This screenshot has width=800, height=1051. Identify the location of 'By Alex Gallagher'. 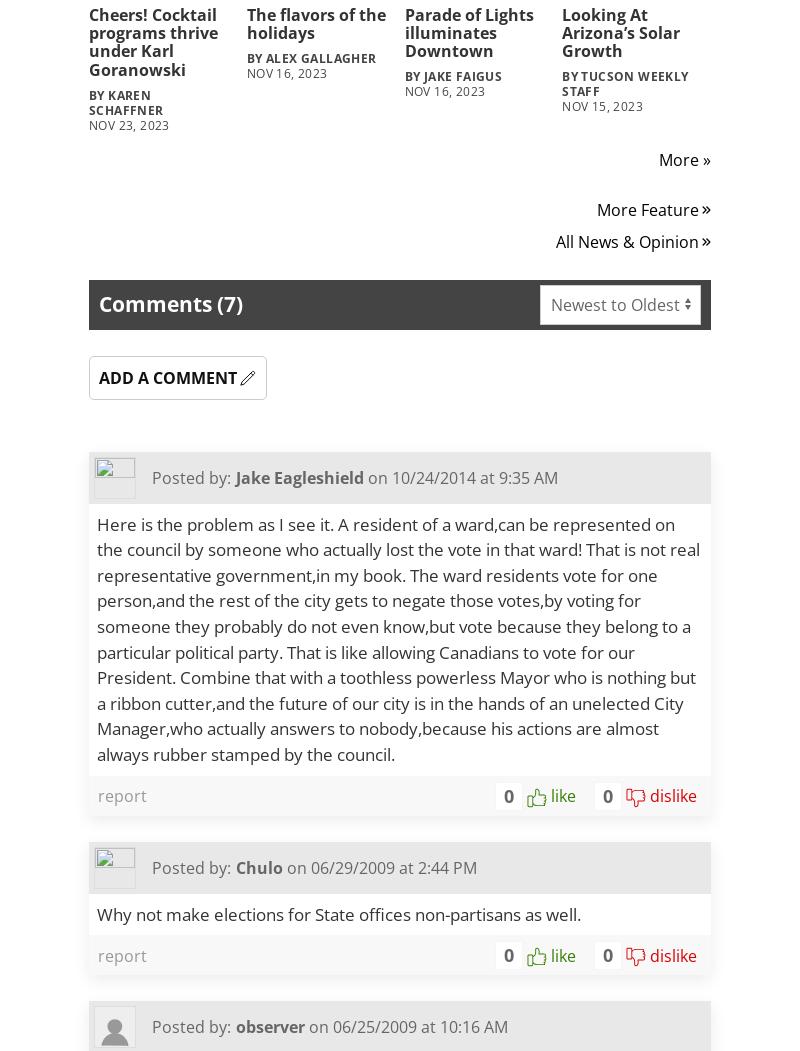
(245, 56).